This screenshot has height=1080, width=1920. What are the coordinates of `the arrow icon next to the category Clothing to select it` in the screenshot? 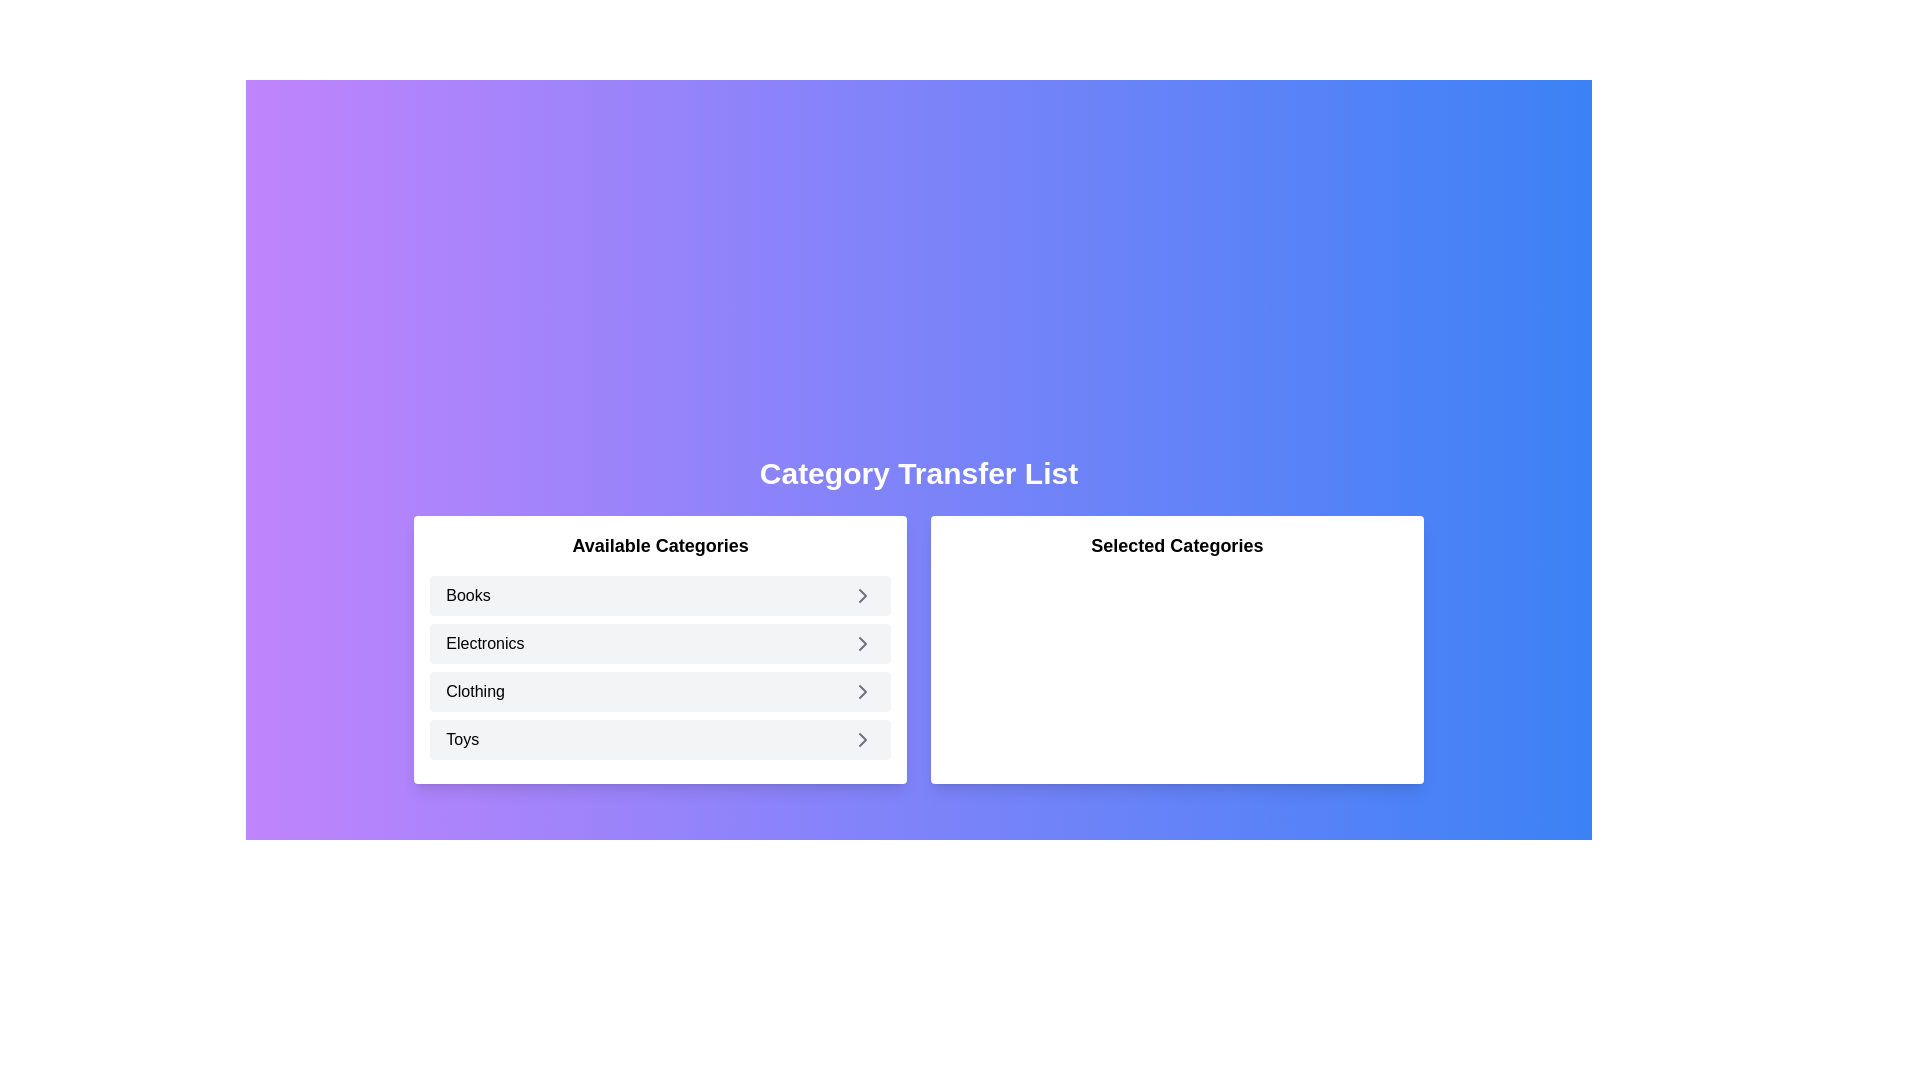 It's located at (863, 690).